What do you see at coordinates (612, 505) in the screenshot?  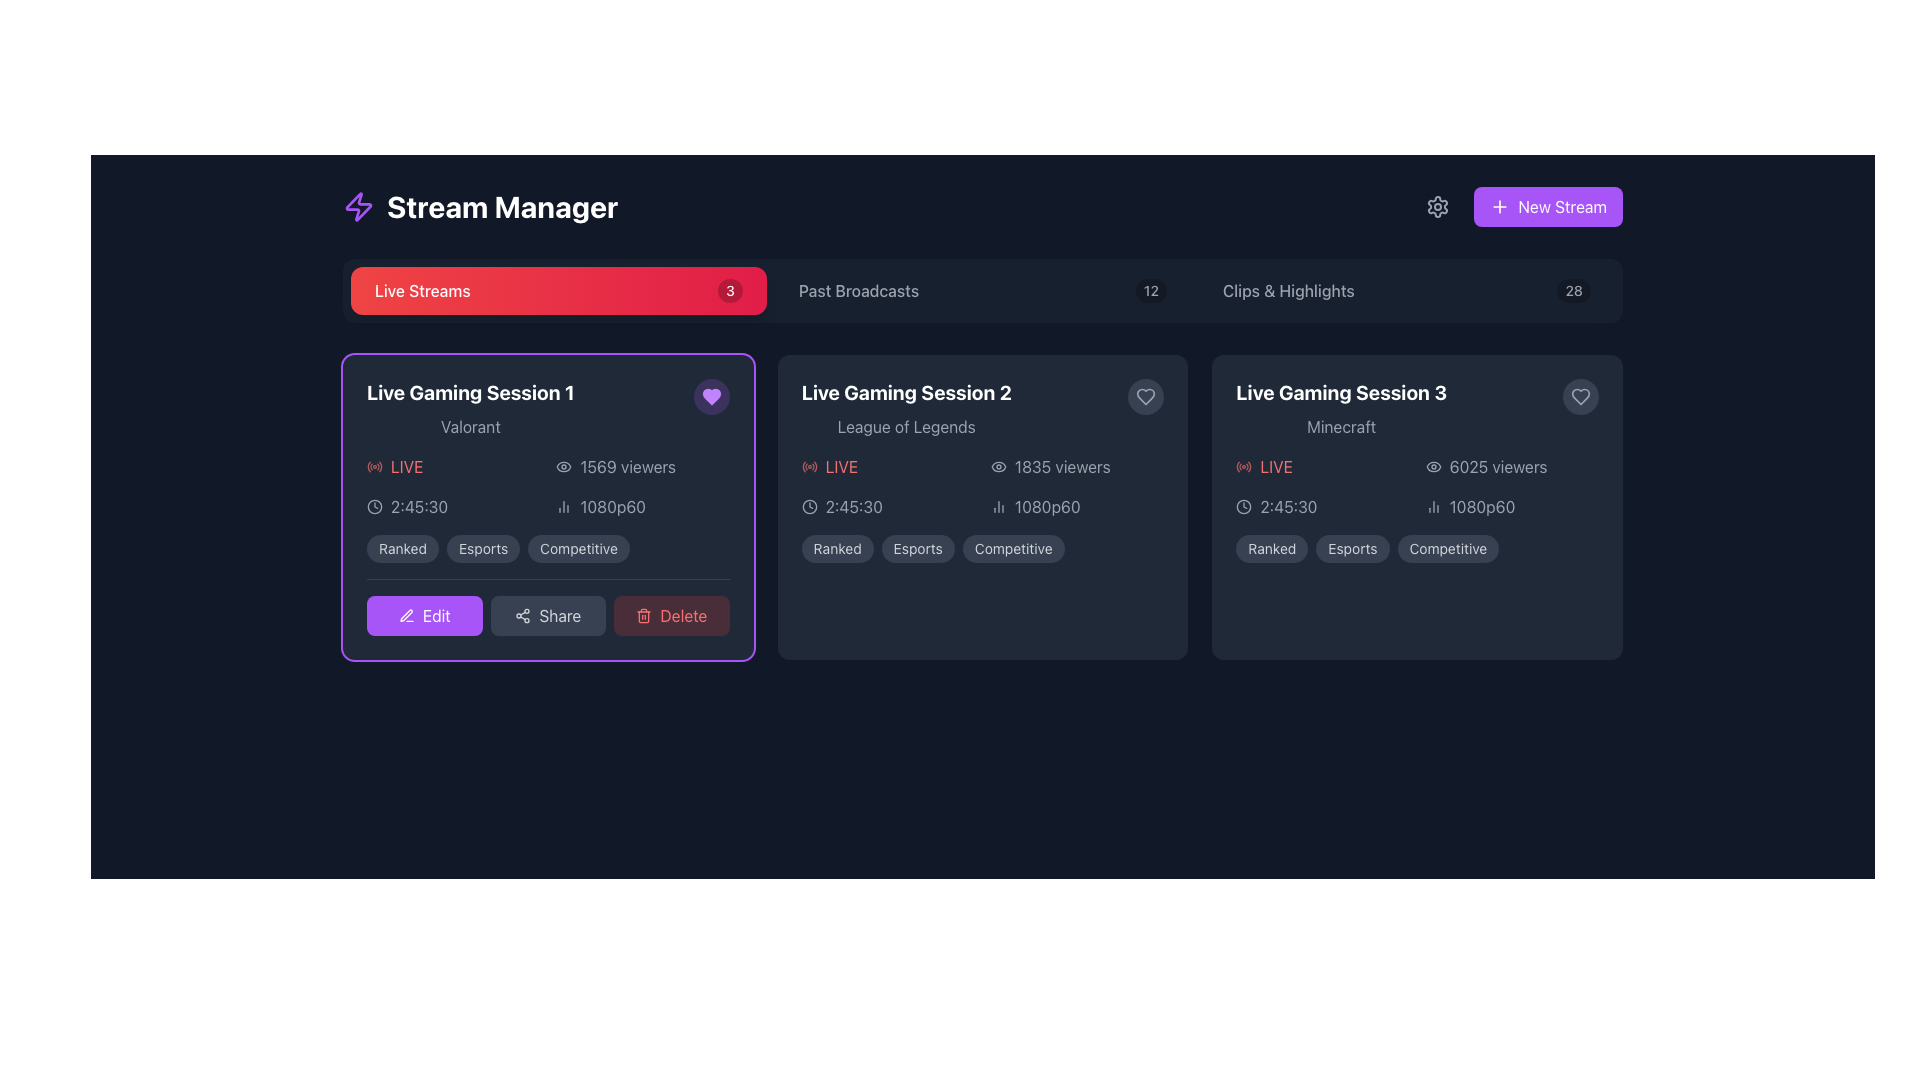 I see `text label displaying '1080p60' in light gray font within the Live Gaming Session 1 card for user comprehension` at bounding box center [612, 505].